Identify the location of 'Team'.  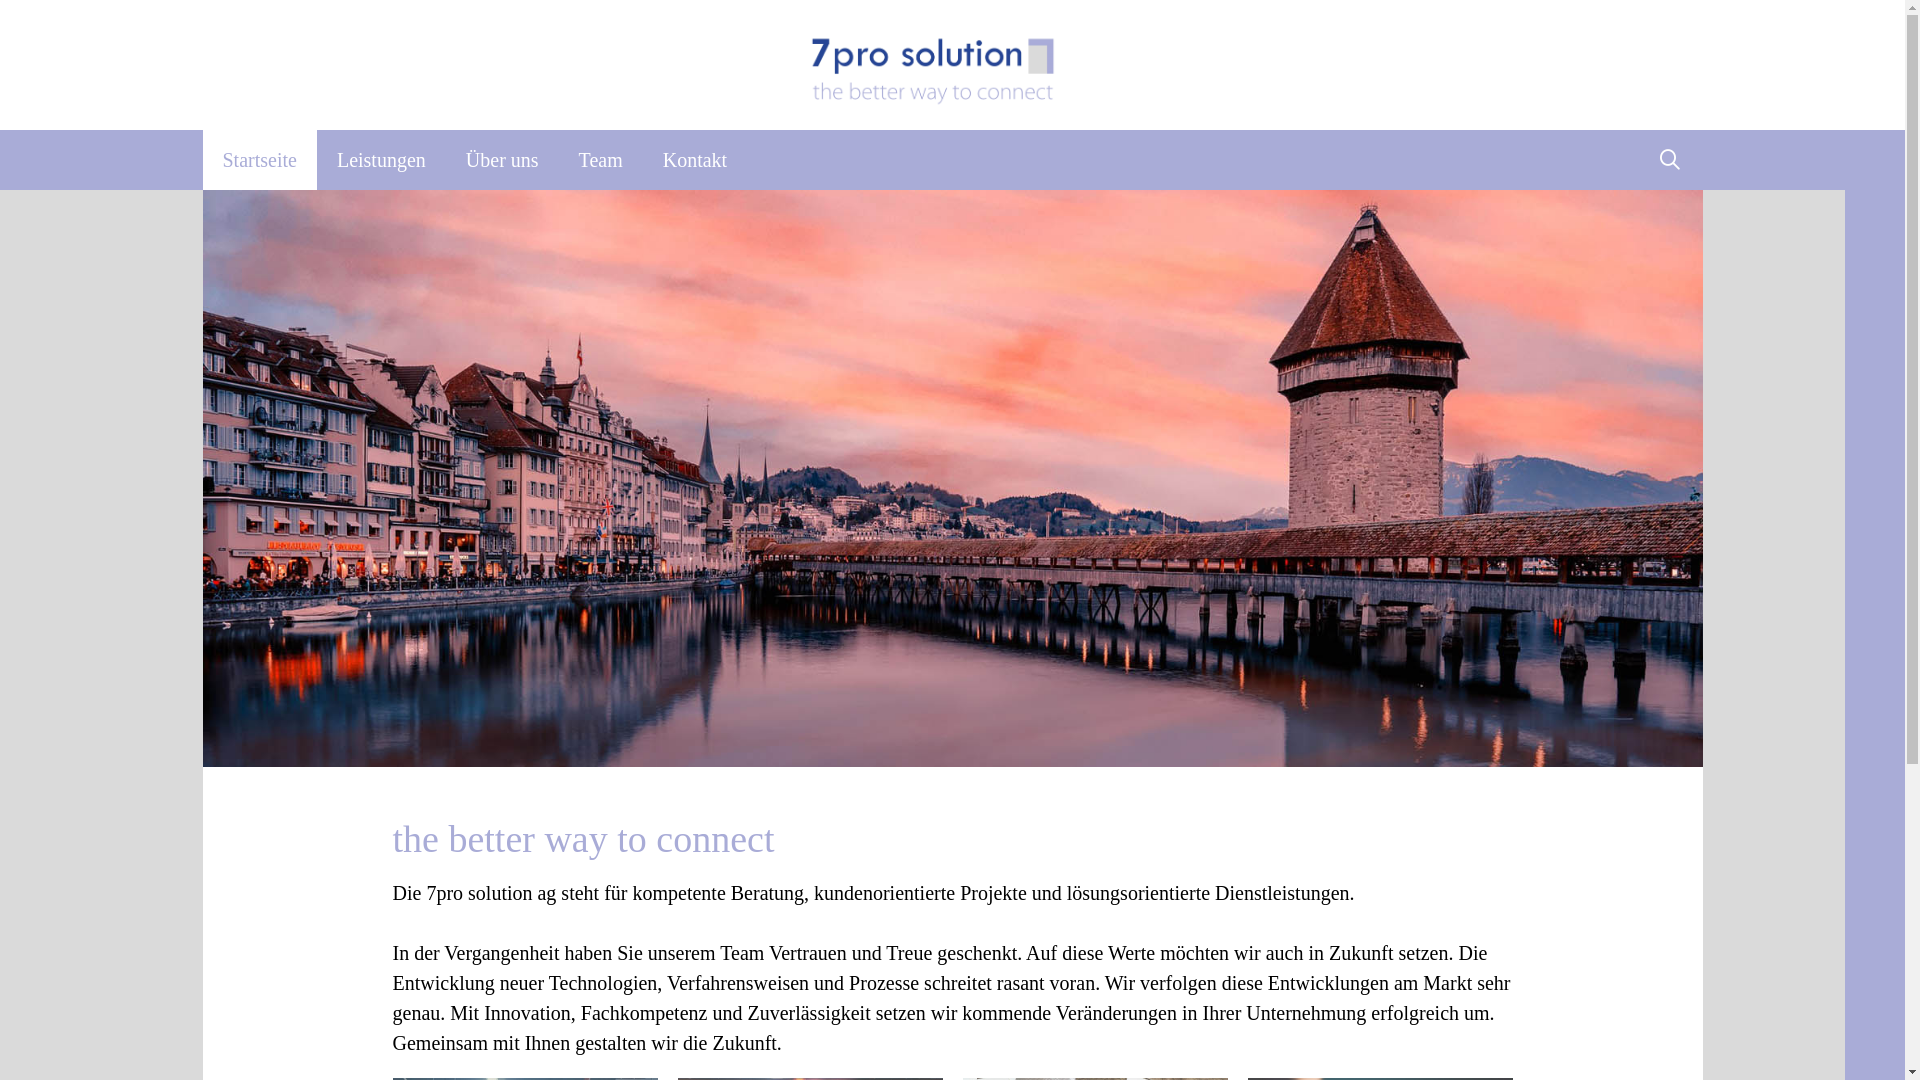
(599, 158).